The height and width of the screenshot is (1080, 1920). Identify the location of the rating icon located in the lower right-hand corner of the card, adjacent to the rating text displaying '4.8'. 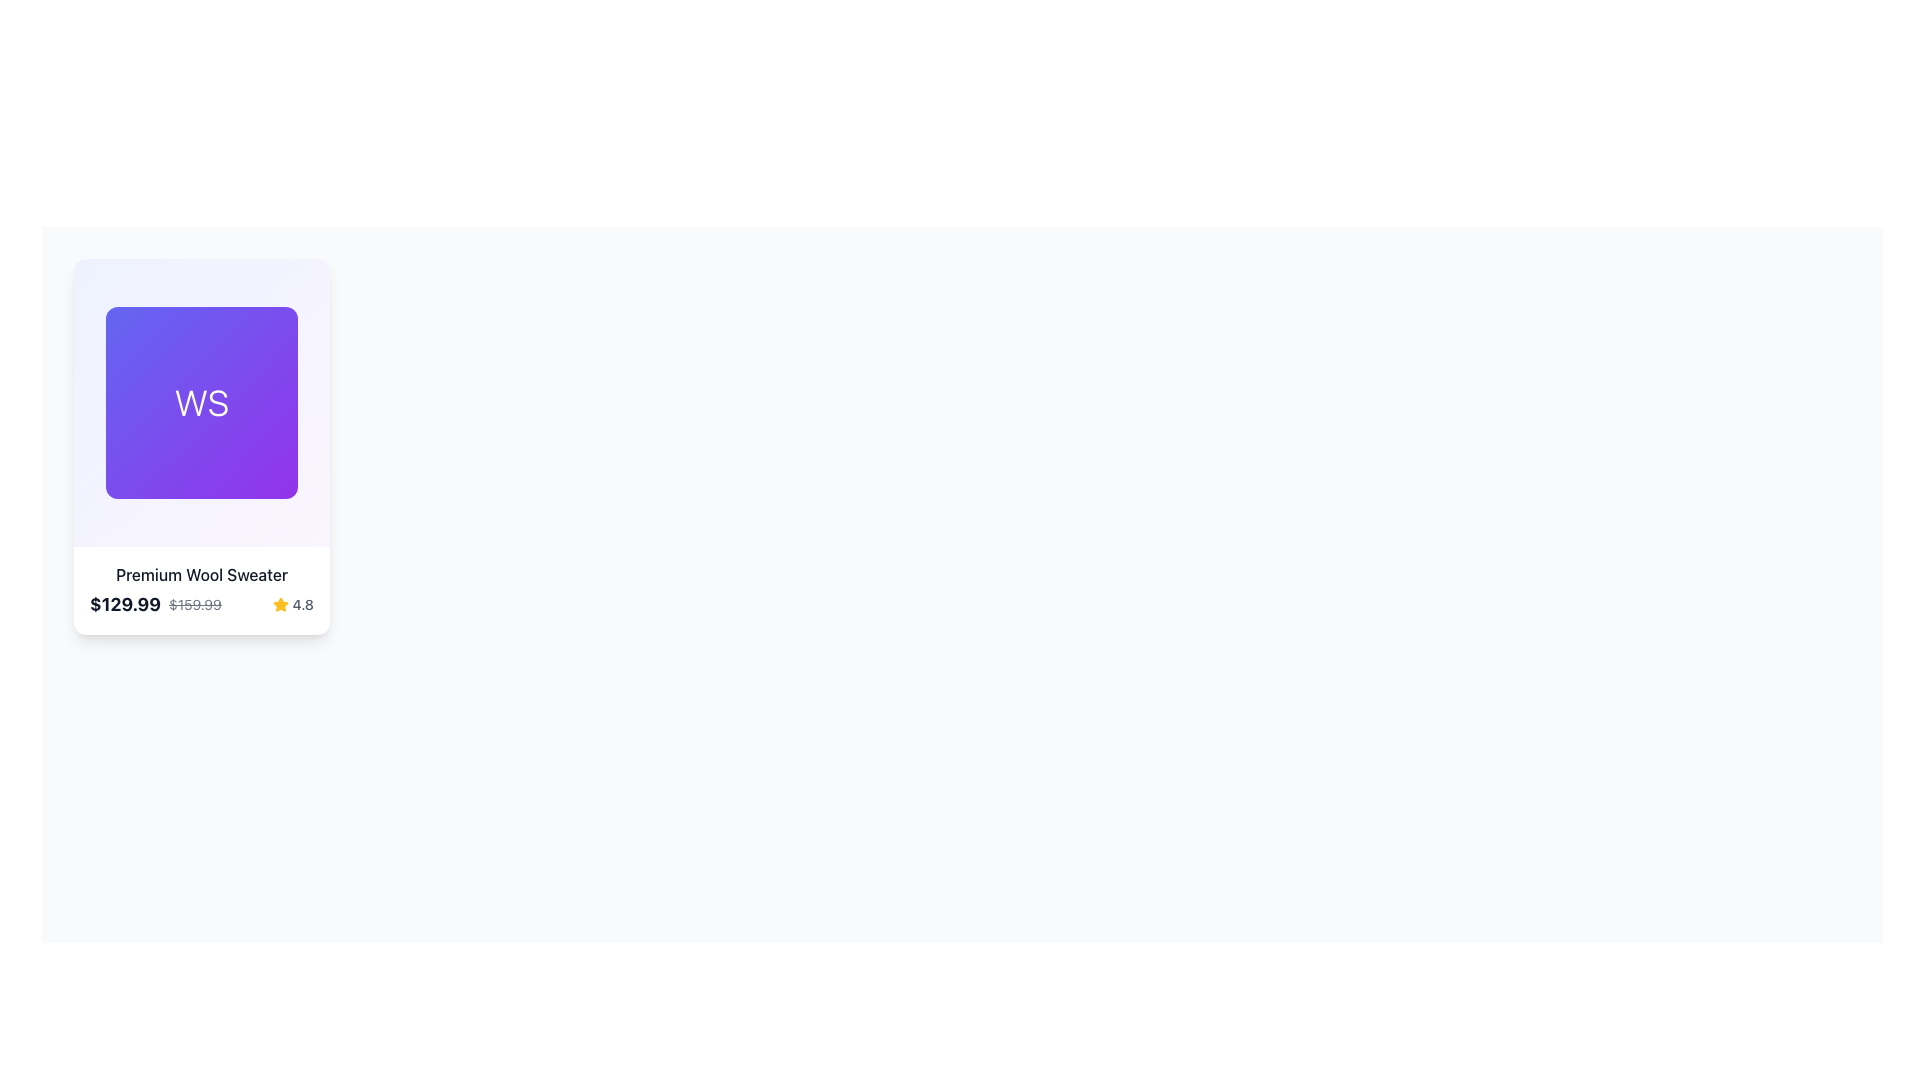
(279, 604).